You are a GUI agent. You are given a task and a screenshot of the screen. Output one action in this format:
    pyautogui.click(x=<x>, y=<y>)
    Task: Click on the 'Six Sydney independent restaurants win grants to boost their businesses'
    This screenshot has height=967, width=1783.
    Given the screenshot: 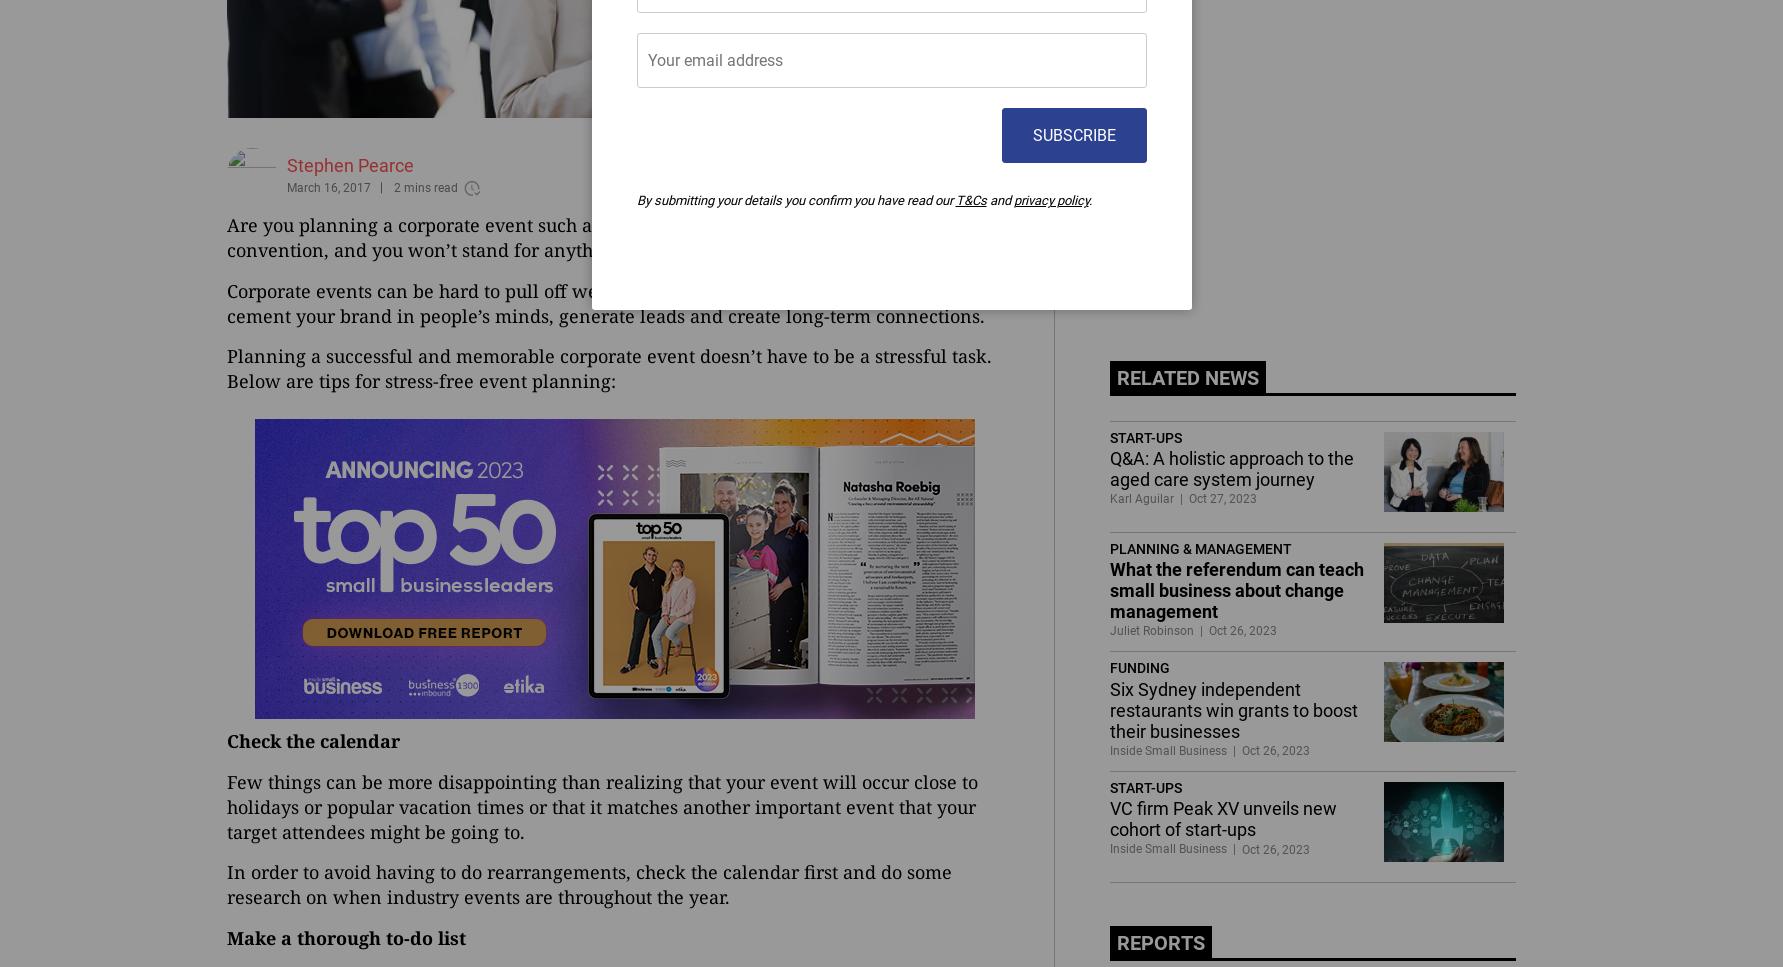 What is the action you would take?
    pyautogui.click(x=1108, y=708)
    